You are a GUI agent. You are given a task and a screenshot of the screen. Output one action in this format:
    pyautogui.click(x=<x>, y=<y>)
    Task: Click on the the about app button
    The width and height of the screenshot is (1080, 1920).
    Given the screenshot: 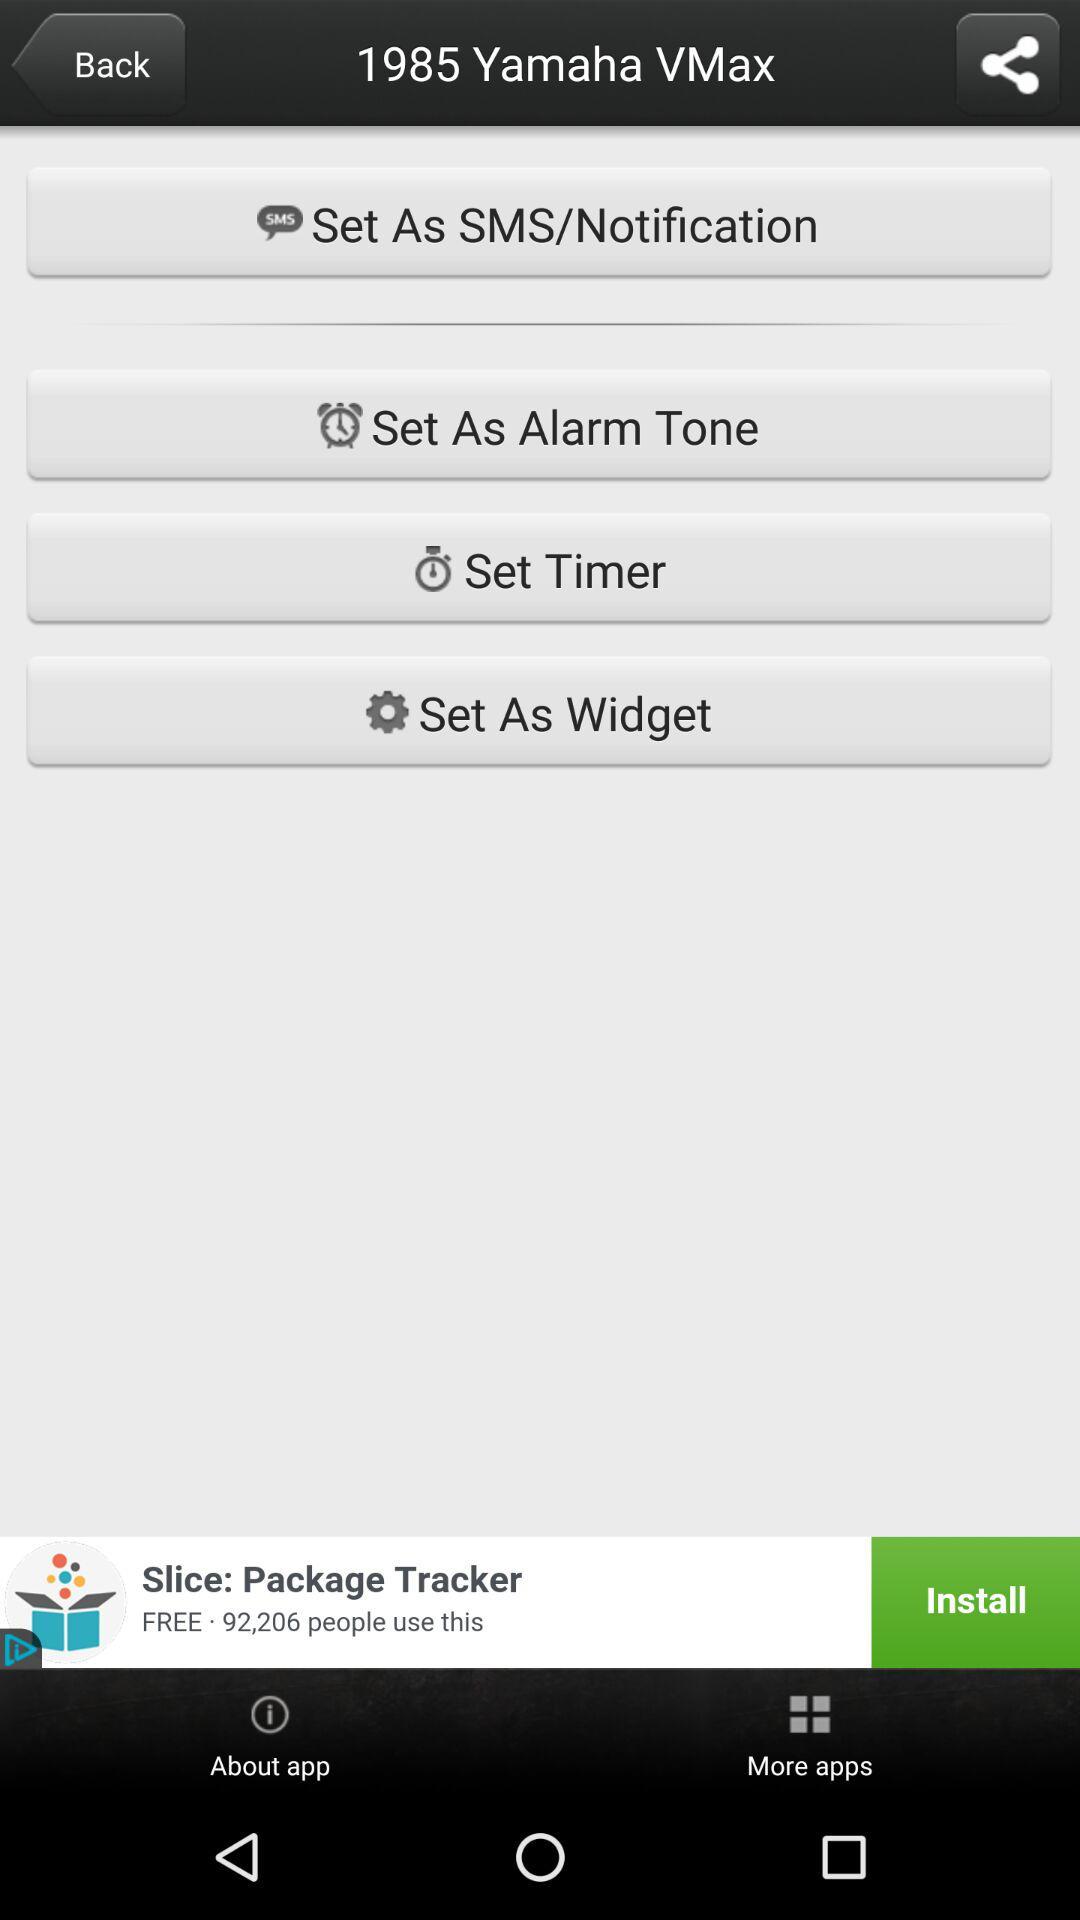 What is the action you would take?
    pyautogui.click(x=270, y=1732)
    